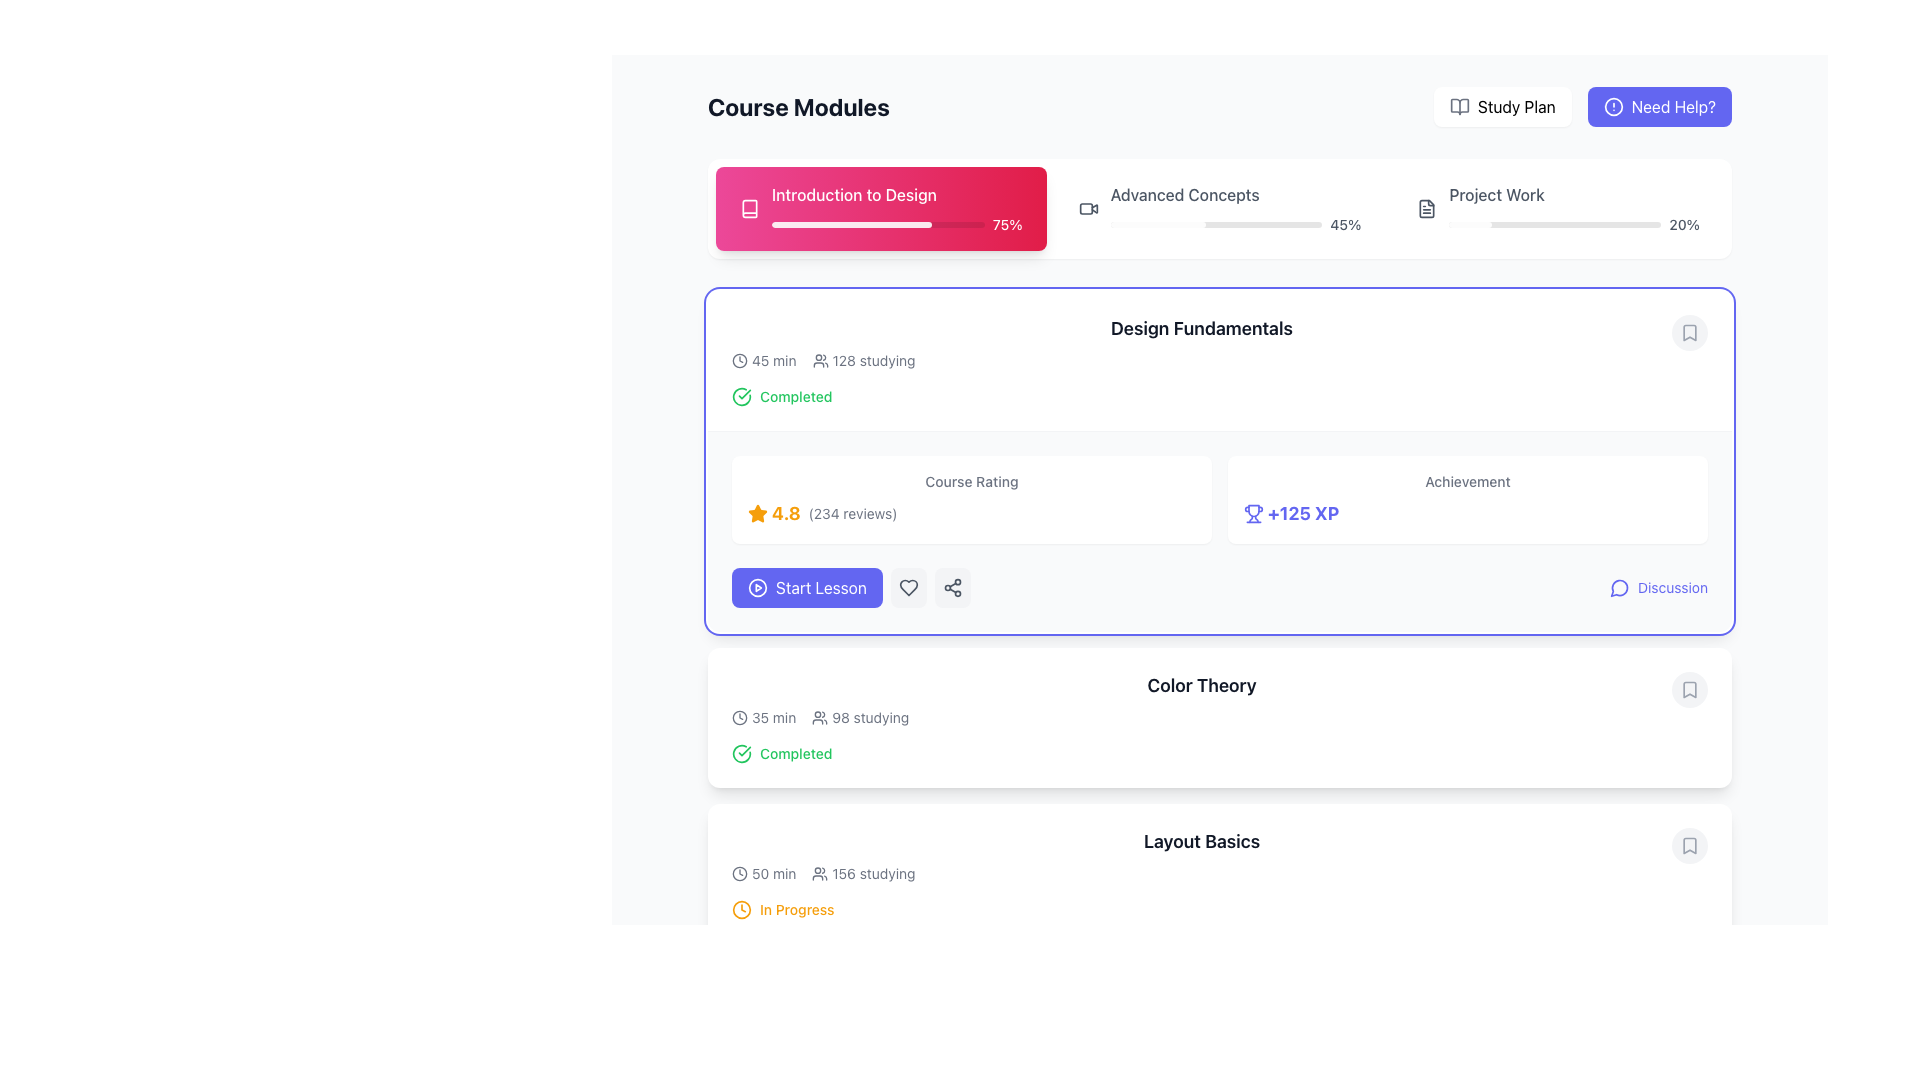  I want to click on the trophy icon's SVG outline element that represents achievement, located at the top-center of the trophy icon in the achievements section, so click(1252, 509).